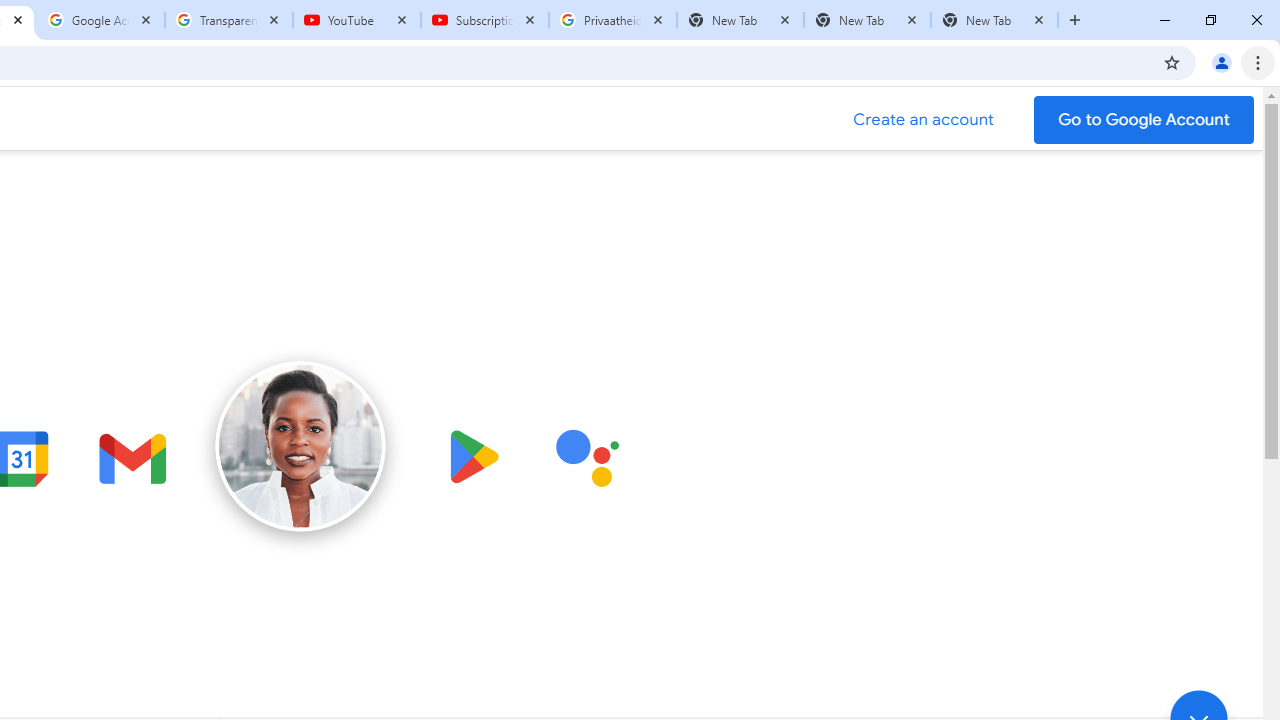 The image size is (1280, 720). Describe the element at coordinates (485, 20) in the screenshot. I see `'Subscriptions - YouTube'` at that location.